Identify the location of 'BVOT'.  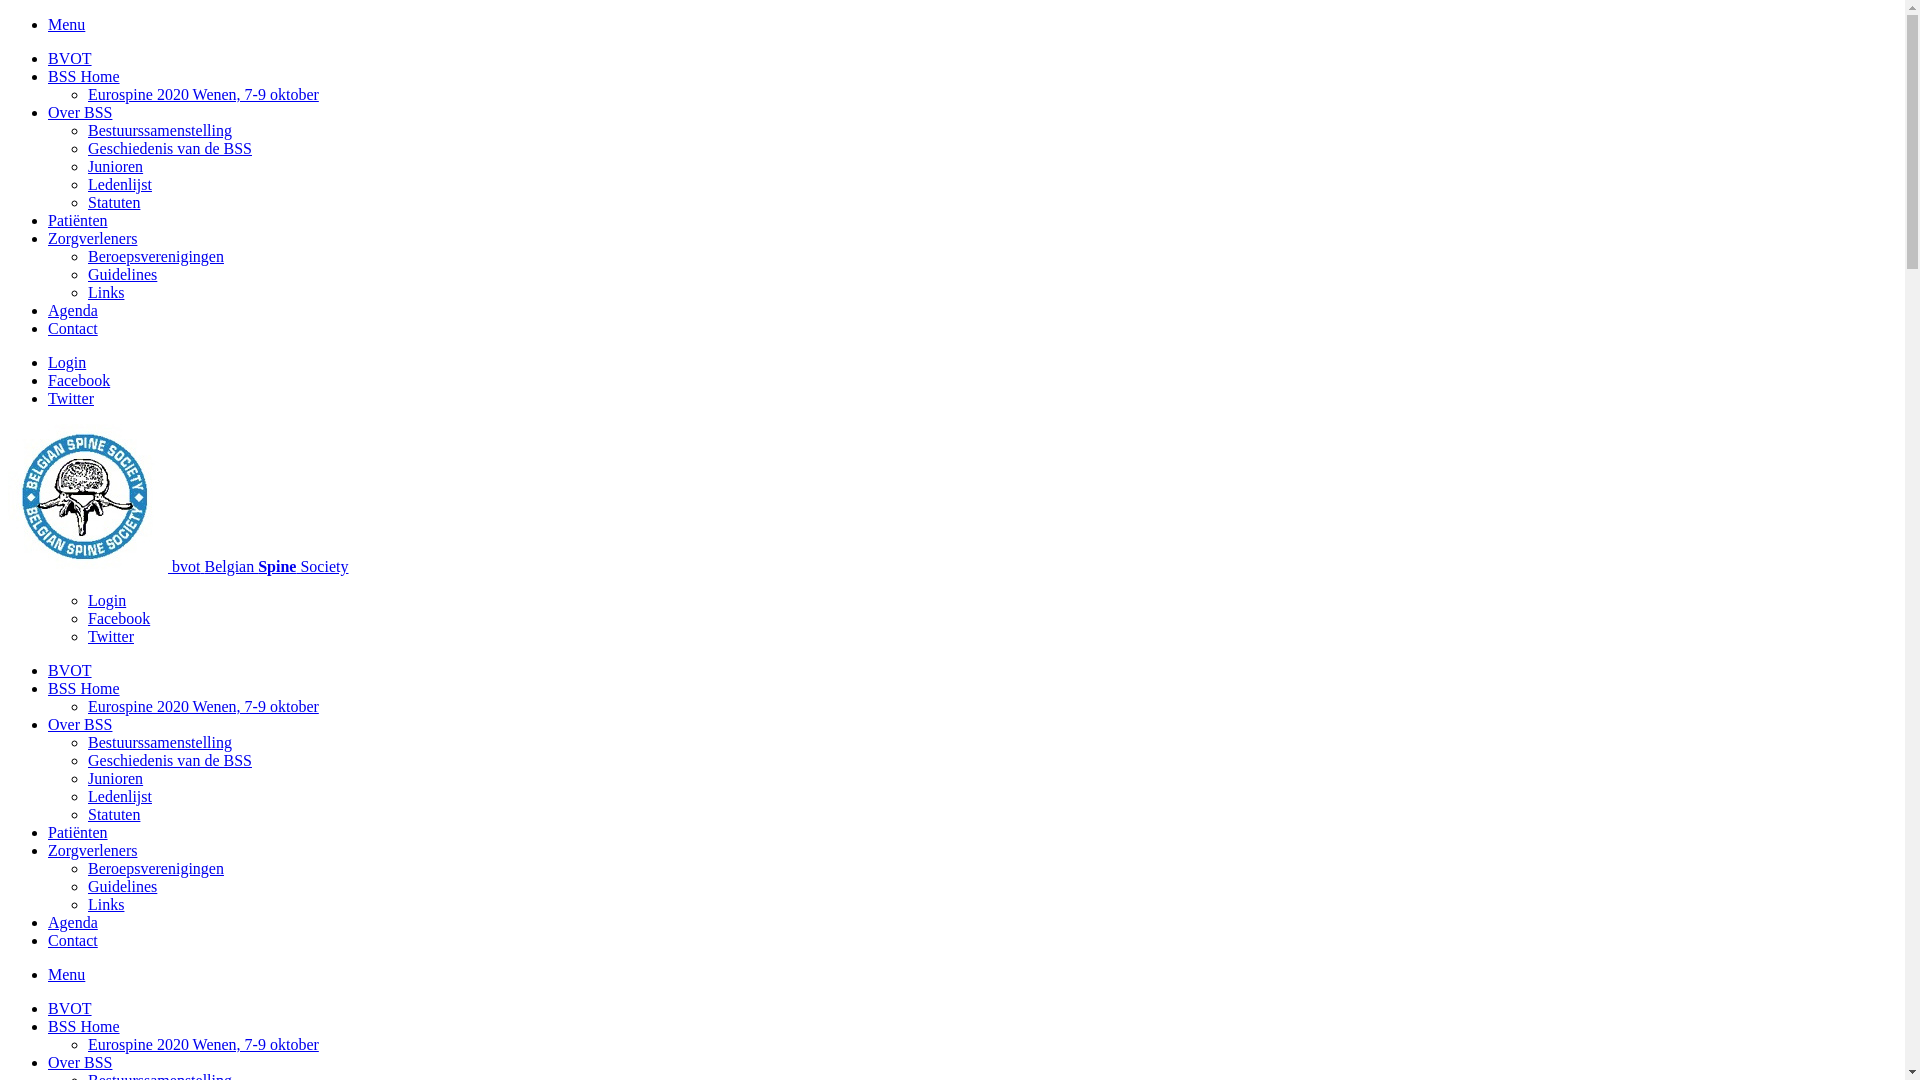
(70, 57).